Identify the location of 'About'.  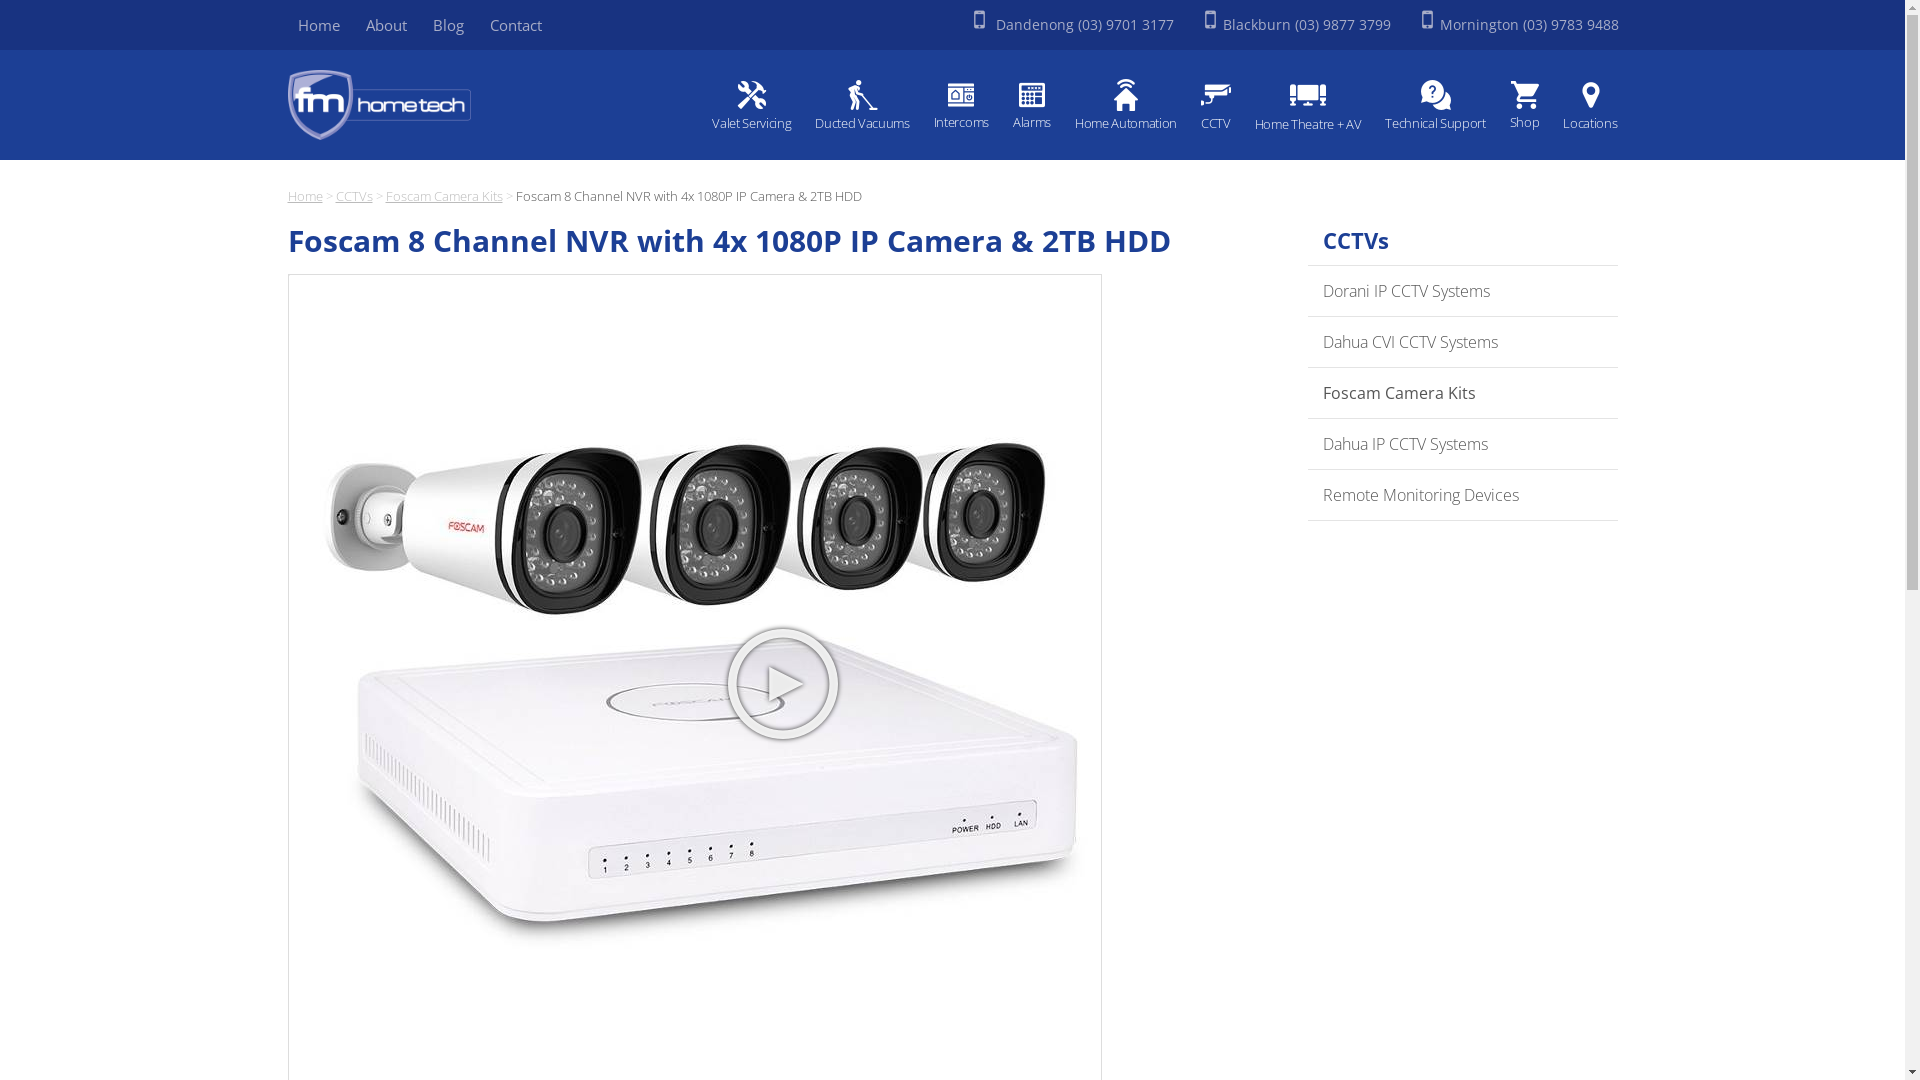
(386, 24).